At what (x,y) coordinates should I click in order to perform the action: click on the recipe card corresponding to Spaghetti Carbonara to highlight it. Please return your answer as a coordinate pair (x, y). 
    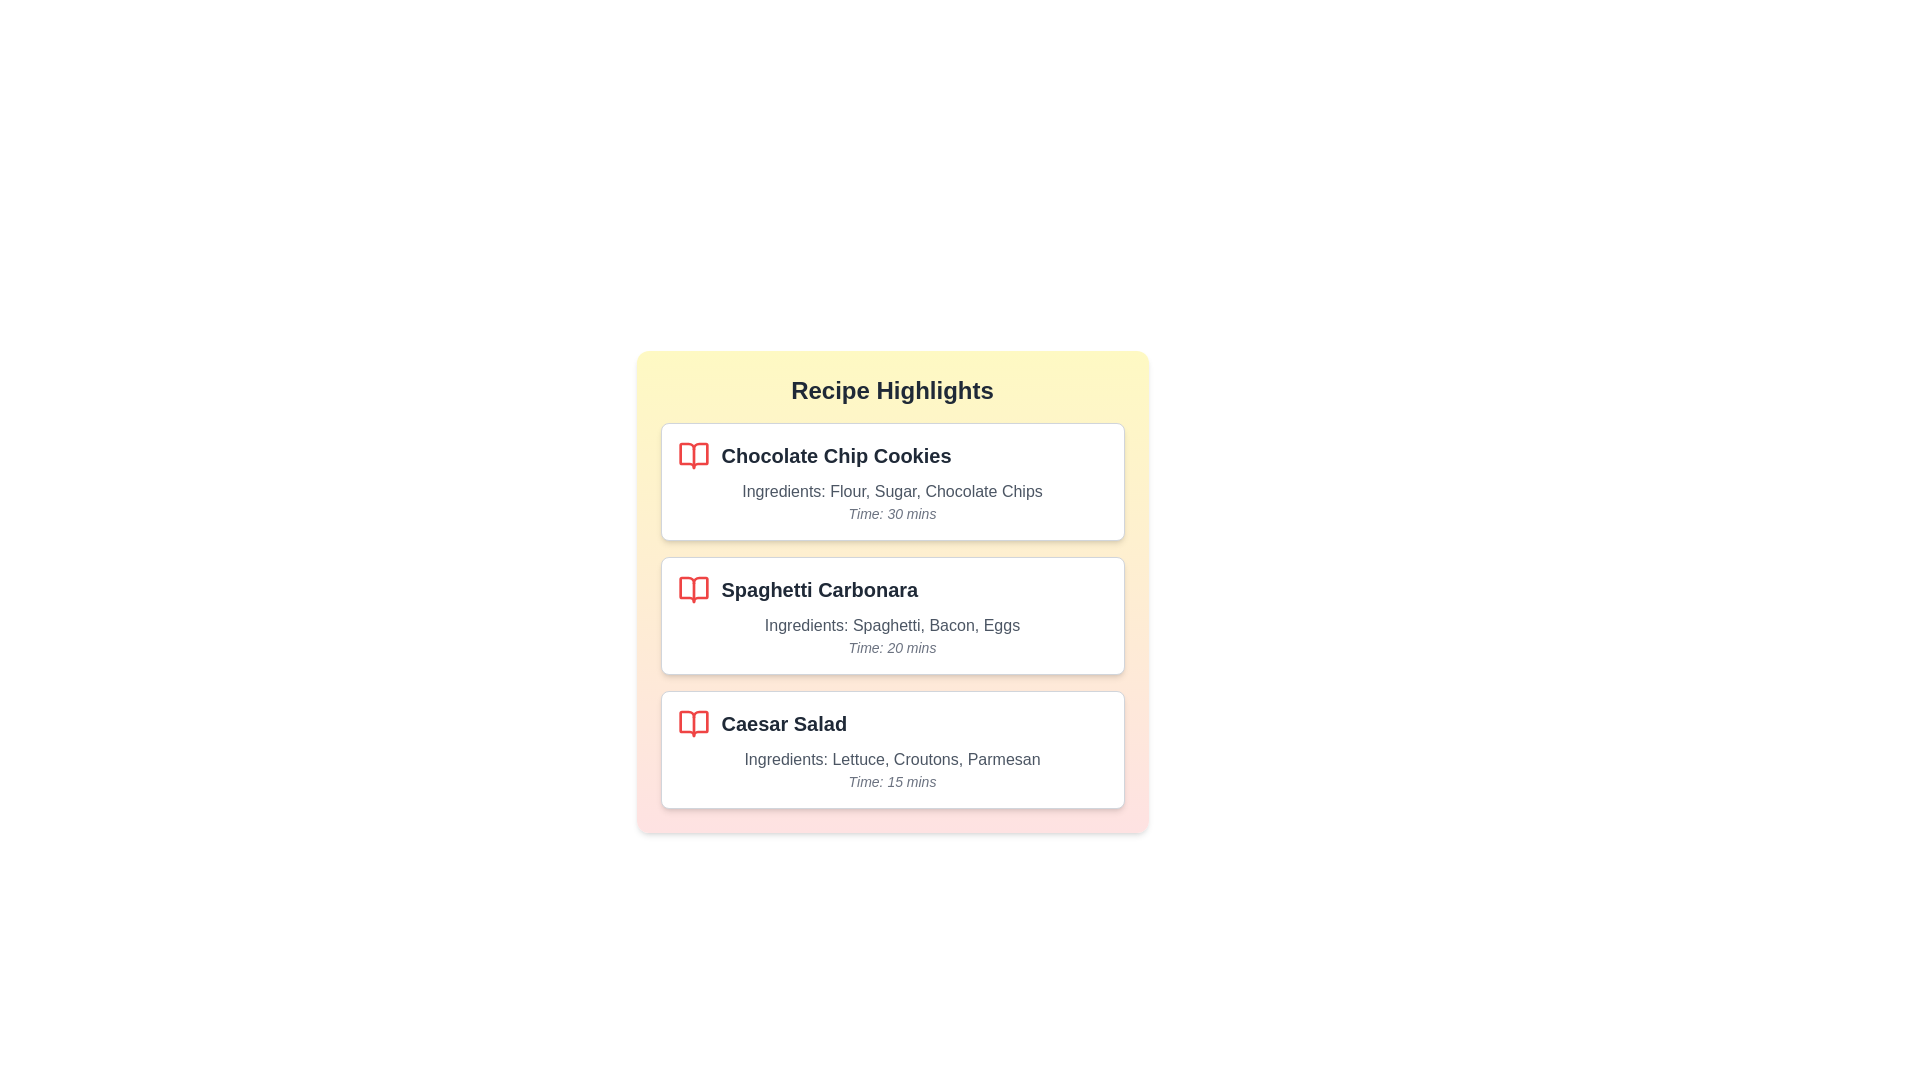
    Looking at the image, I should click on (891, 615).